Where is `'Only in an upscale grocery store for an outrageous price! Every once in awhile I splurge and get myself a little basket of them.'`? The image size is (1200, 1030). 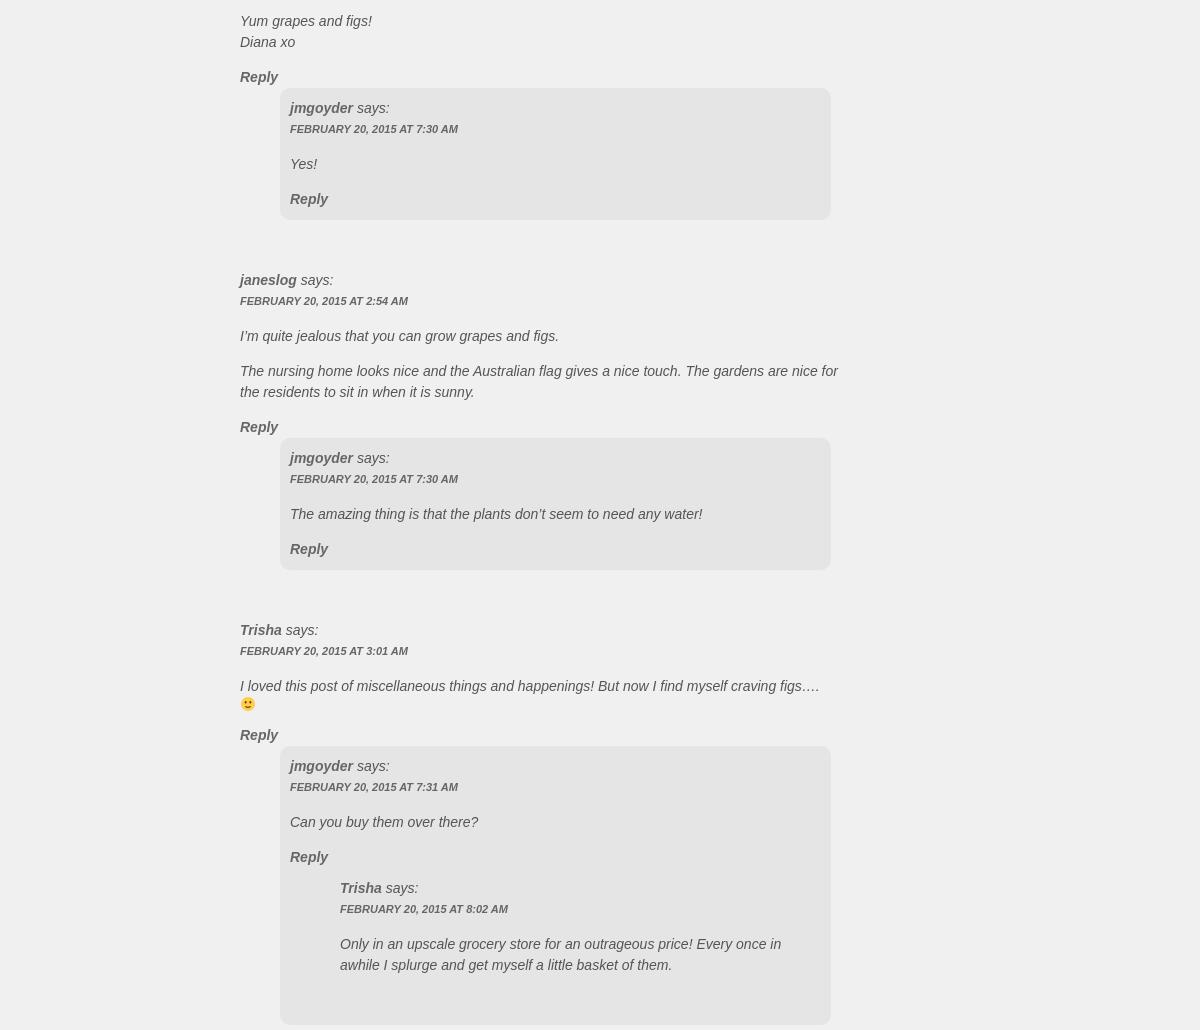 'Only in an upscale grocery store for an outrageous price! Every once in awhile I splurge and get myself a little basket of them.' is located at coordinates (559, 952).